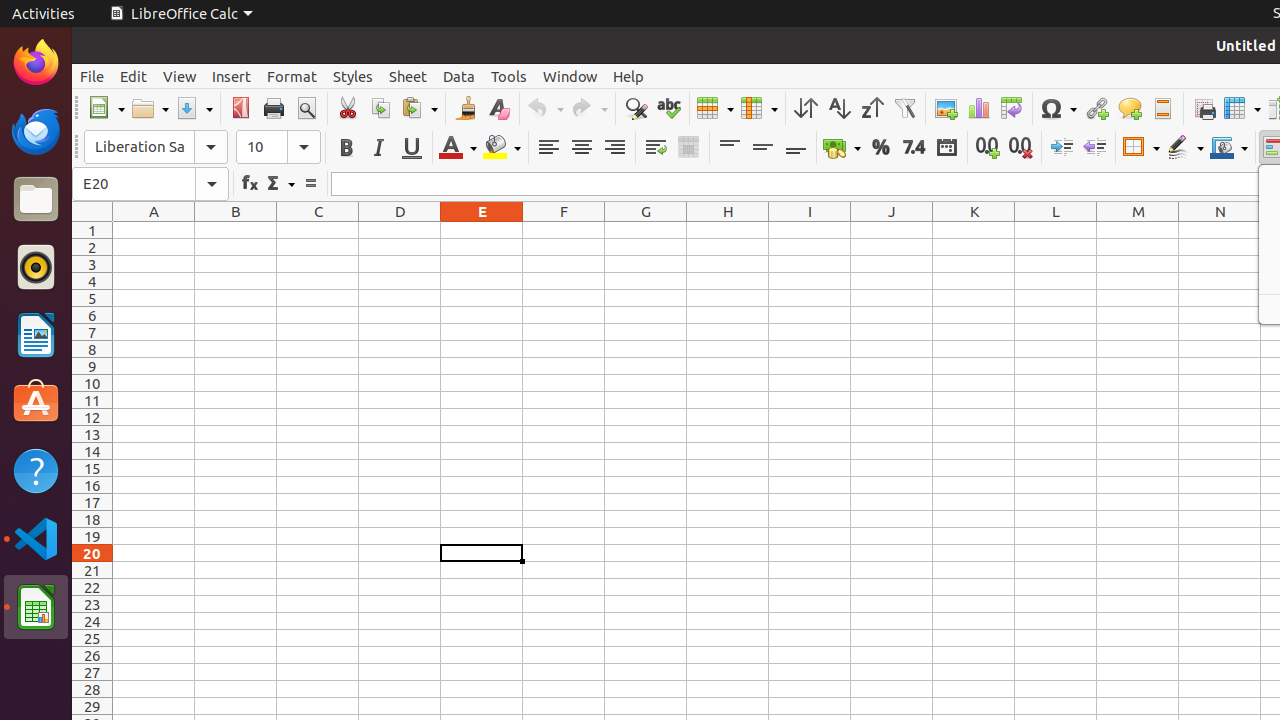  I want to click on 'Visual Studio Code', so click(35, 537).